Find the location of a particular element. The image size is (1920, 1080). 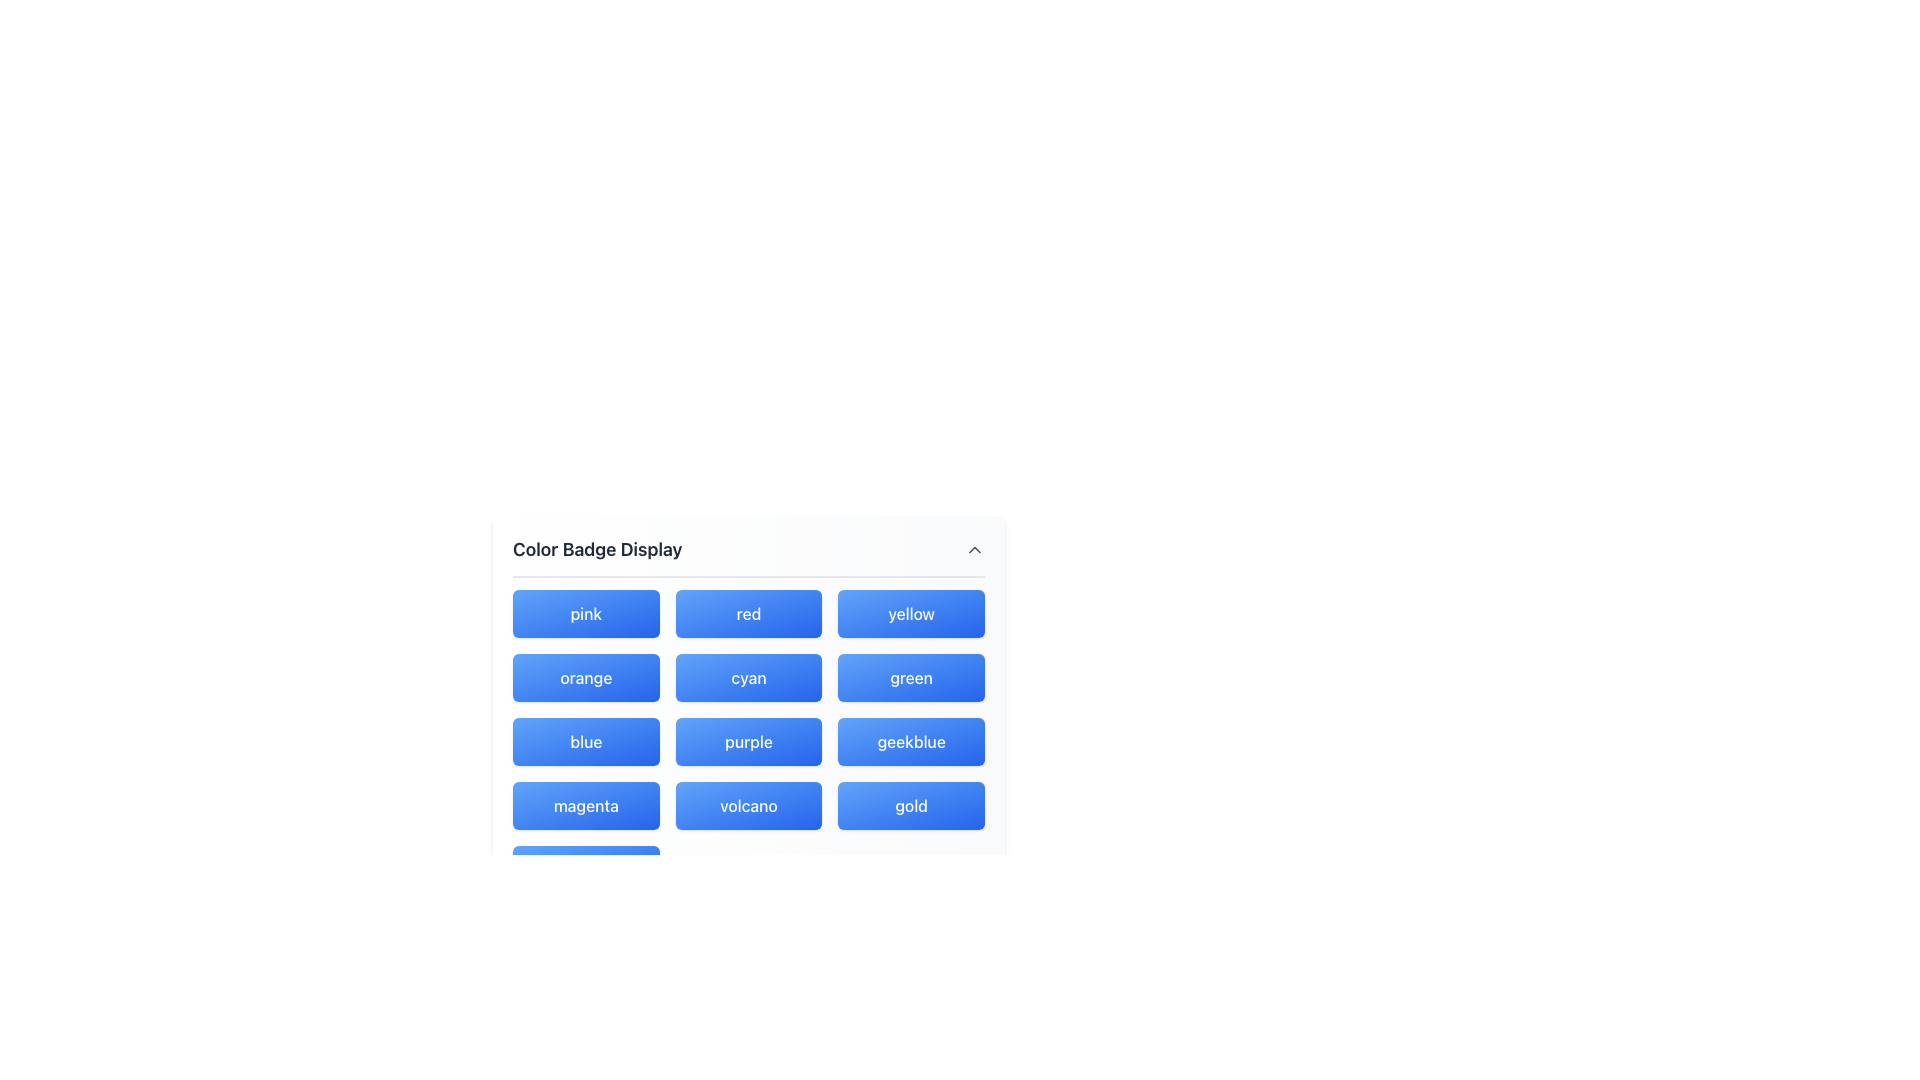

the 'volcano' button located in the center column of the last row in the grid, positioned between 'magenta' and 'gold' is located at coordinates (747, 805).